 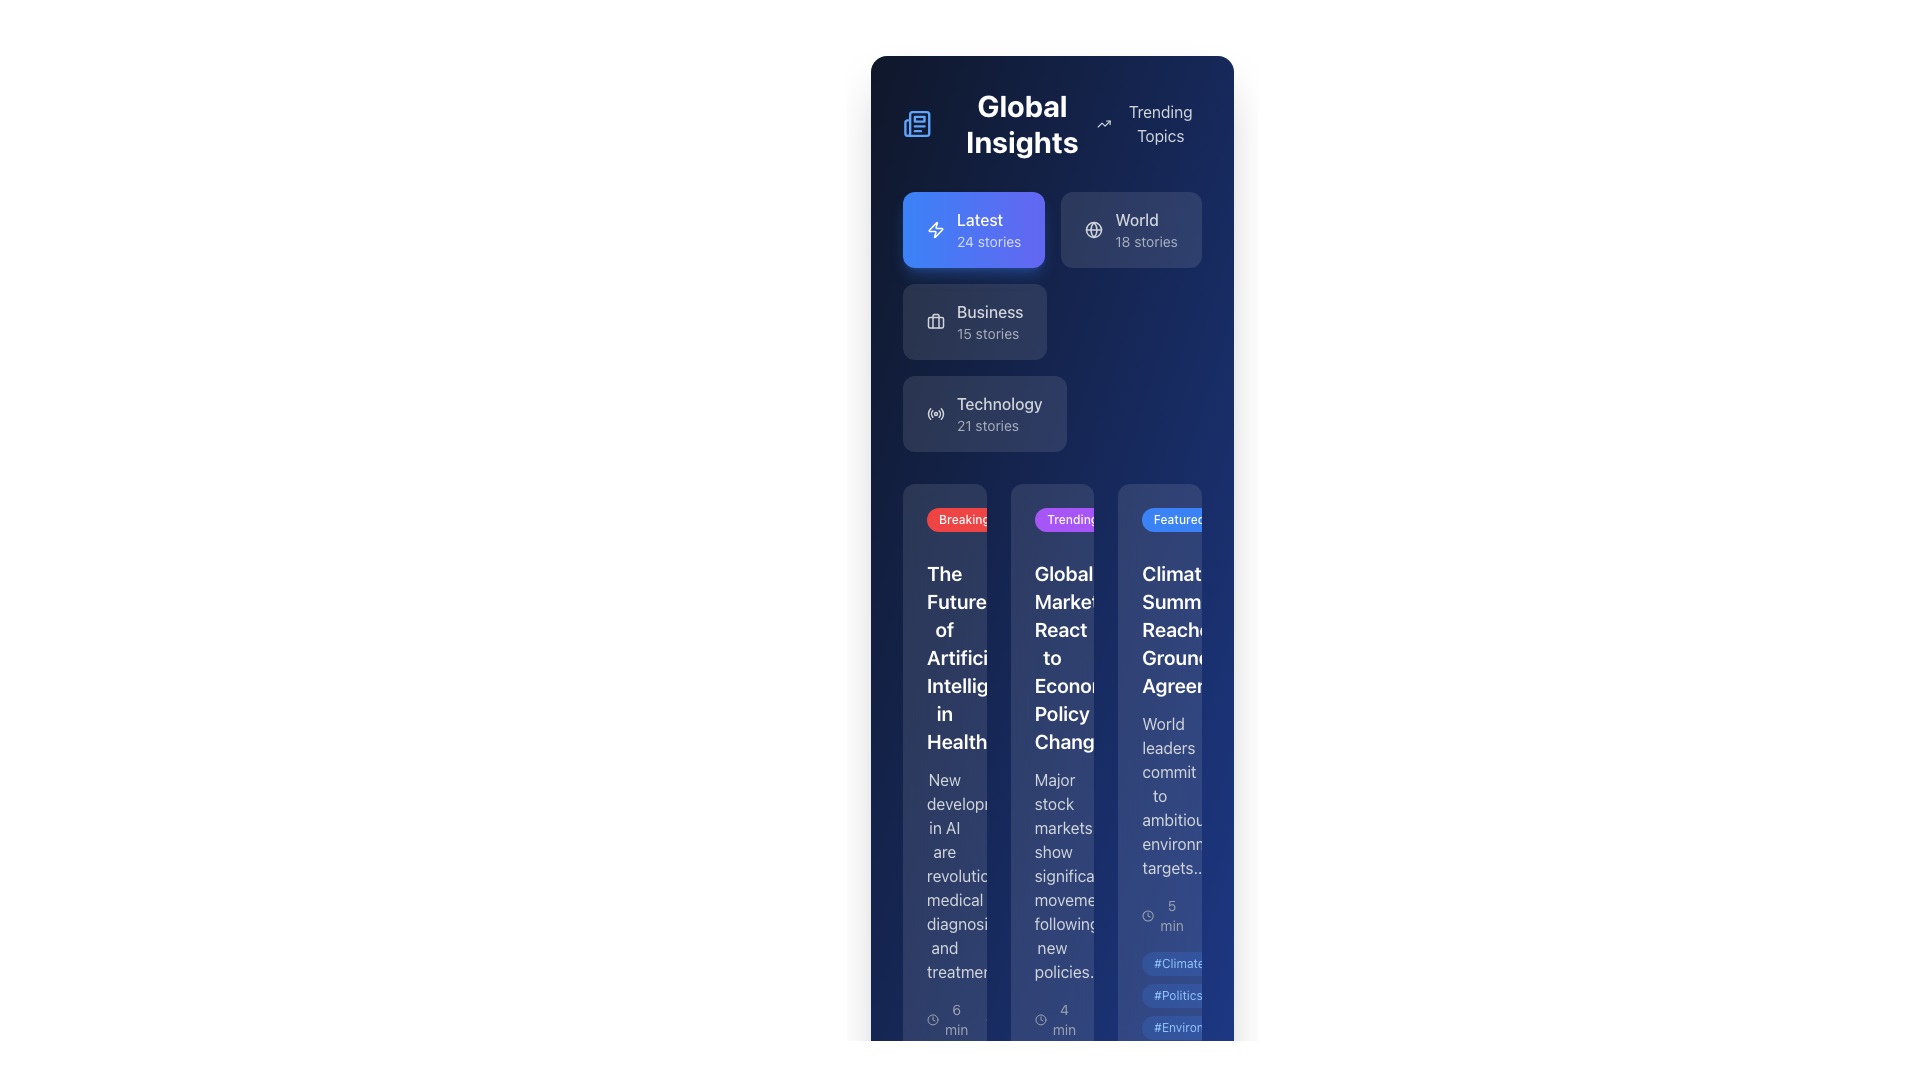 I want to click on the text label displaying '156' located beside the speech bubble icon at the bottom right corner of the card, so click(x=1191, y=1019).